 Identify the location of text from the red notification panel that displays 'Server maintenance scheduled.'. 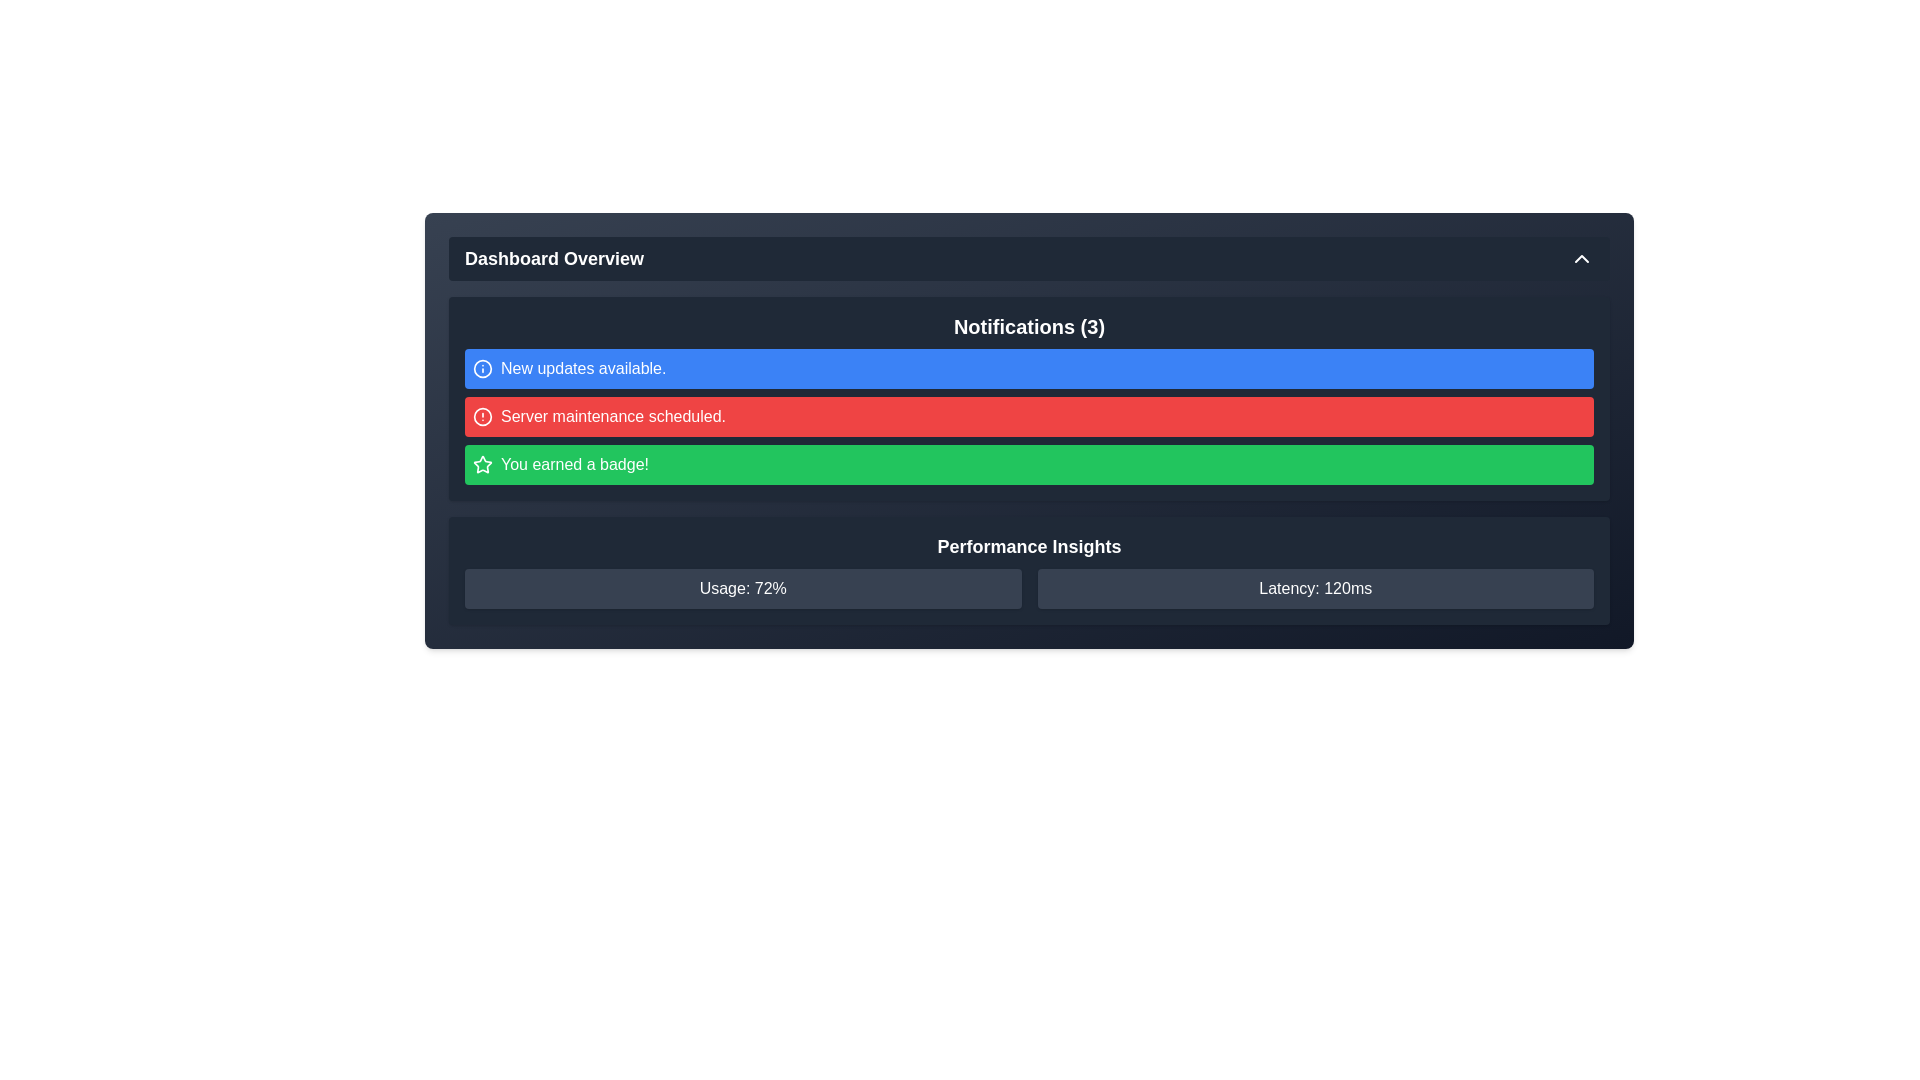
(612, 415).